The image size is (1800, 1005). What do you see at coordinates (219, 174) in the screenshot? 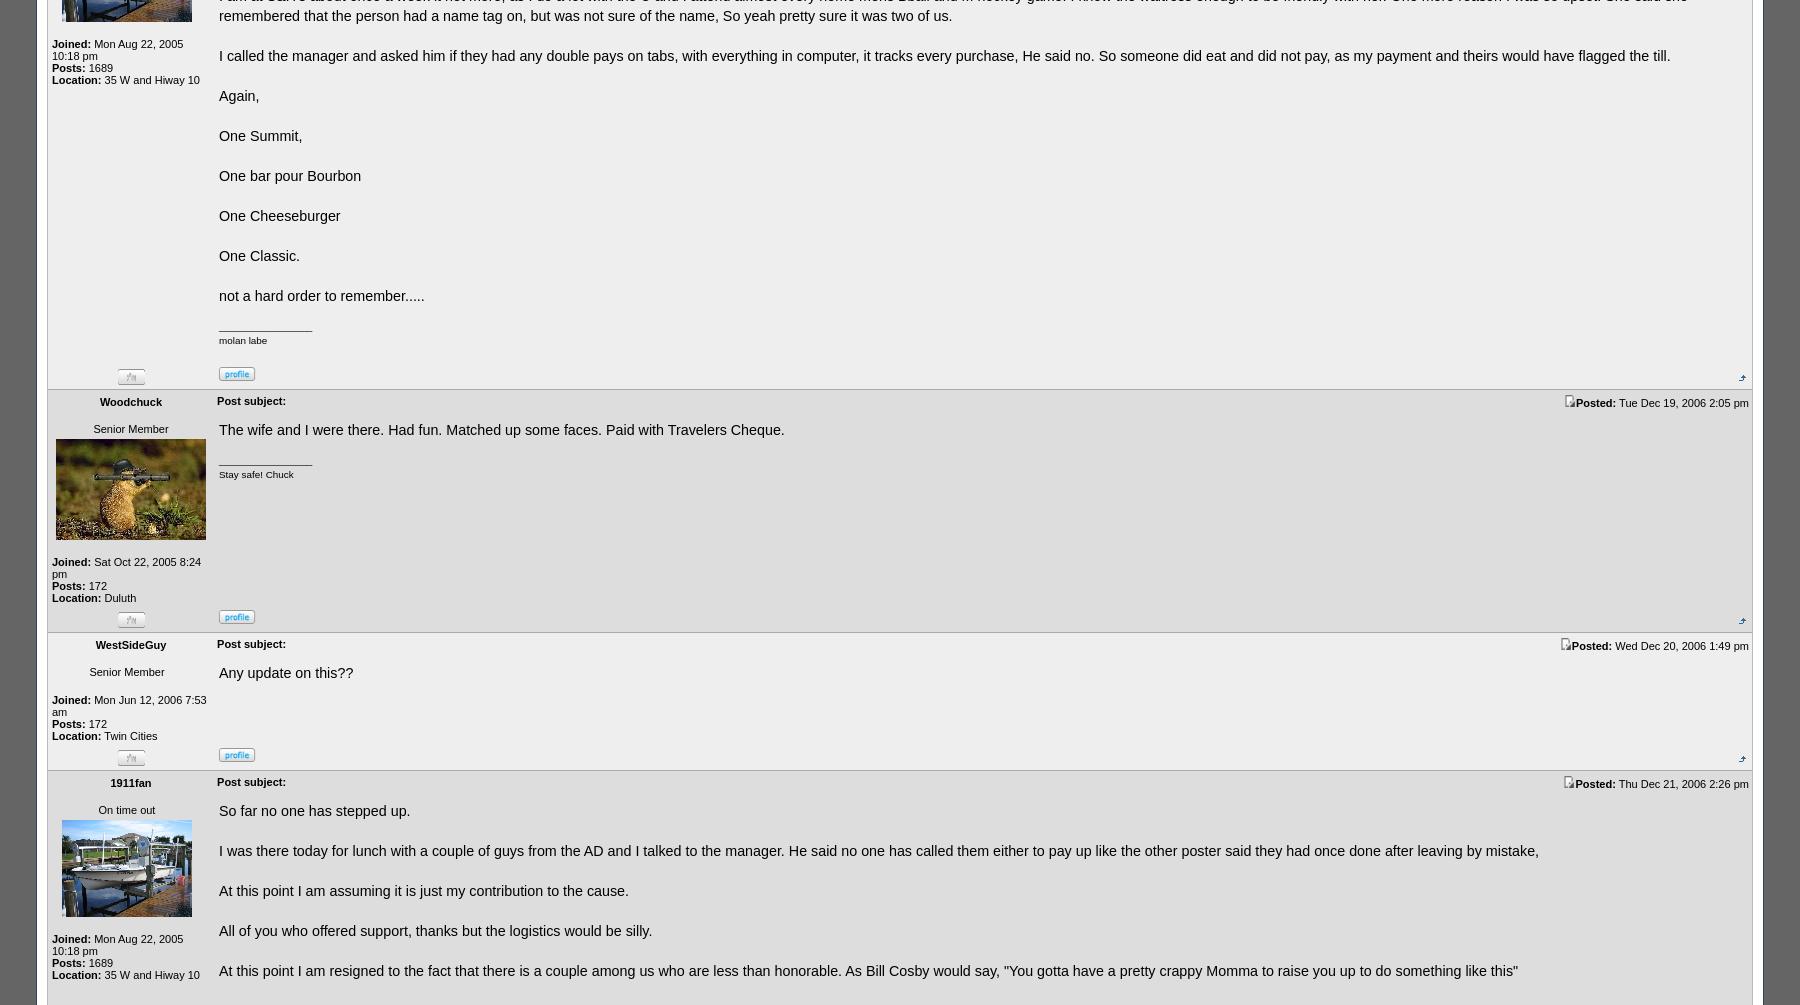
I see `'One bar pour Bourbon'` at bounding box center [219, 174].